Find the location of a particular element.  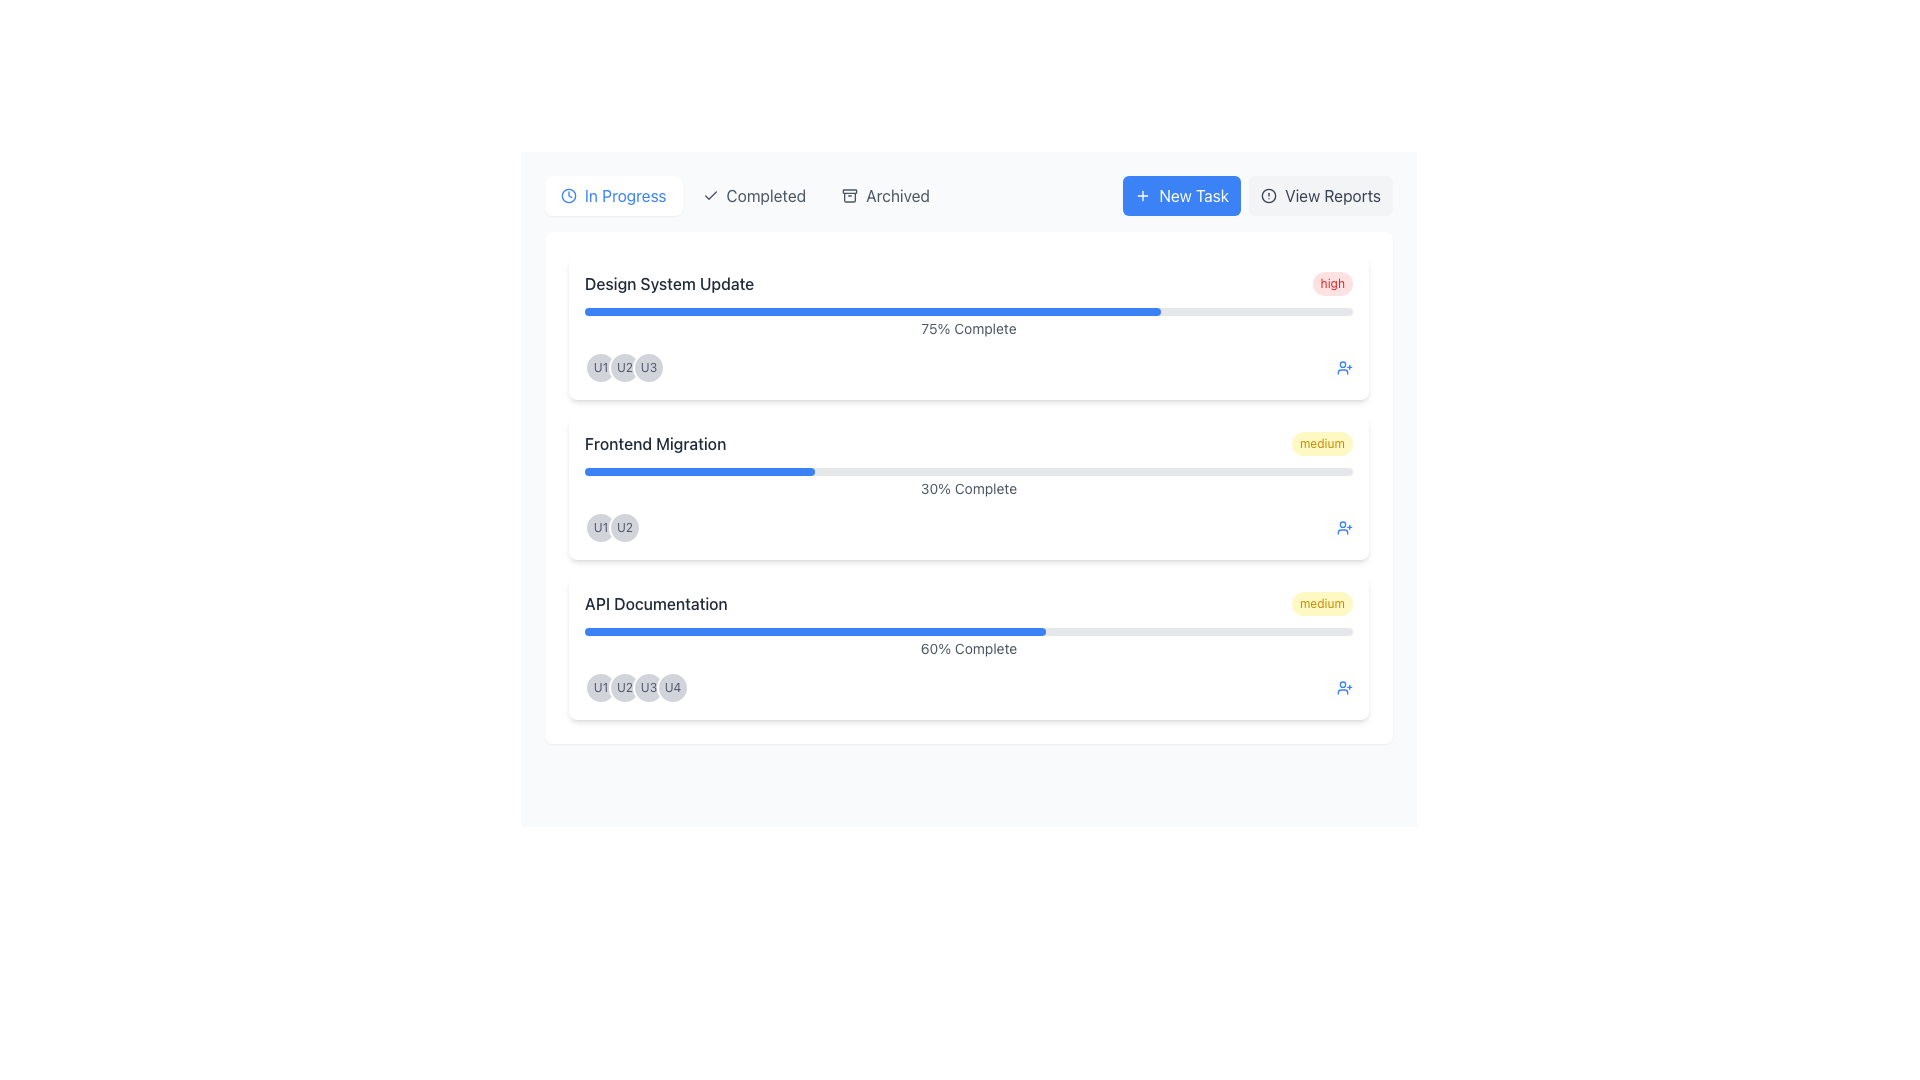

the text label displaying 'Frontend Migration' located in the second section of the task list, positioned to the left of a yellow tag labeled 'medium' is located at coordinates (655, 442).